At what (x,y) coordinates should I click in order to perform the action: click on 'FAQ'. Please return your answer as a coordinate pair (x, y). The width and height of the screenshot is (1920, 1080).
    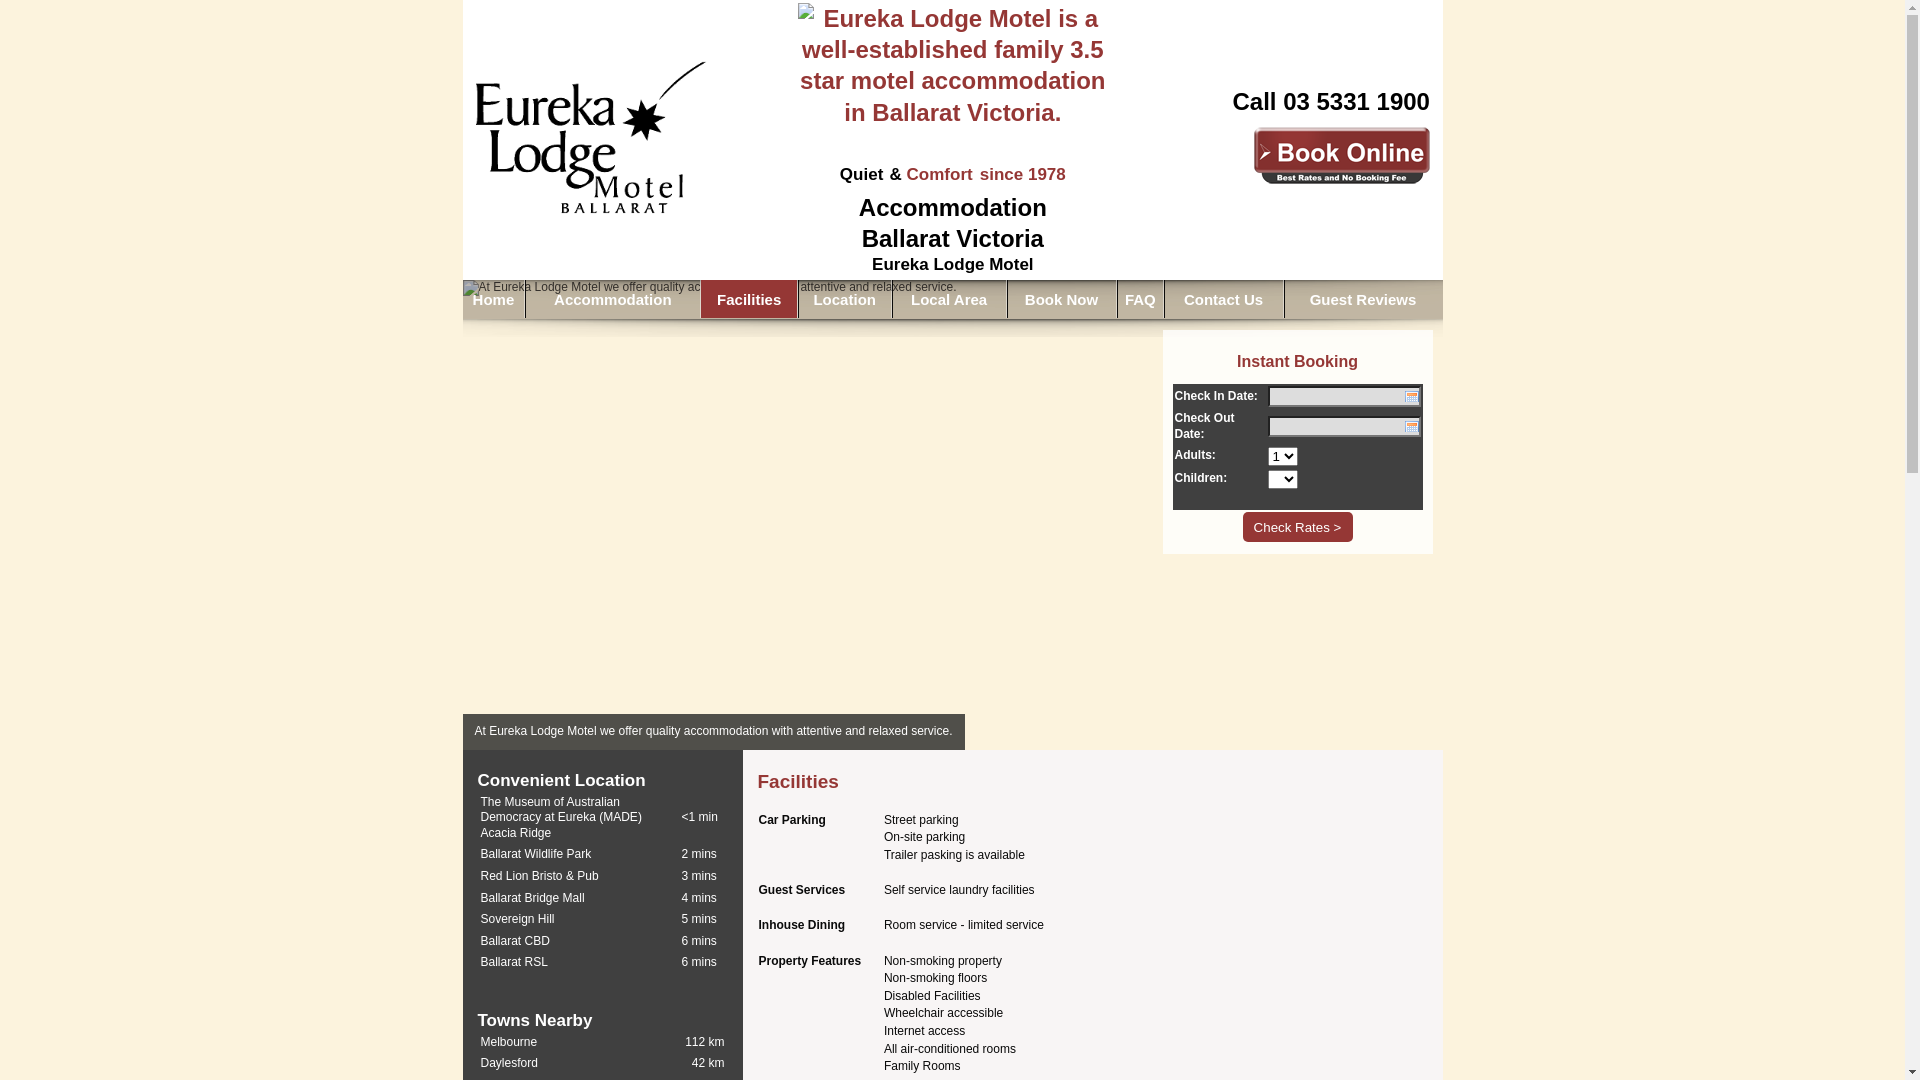
    Looking at the image, I should click on (1140, 299).